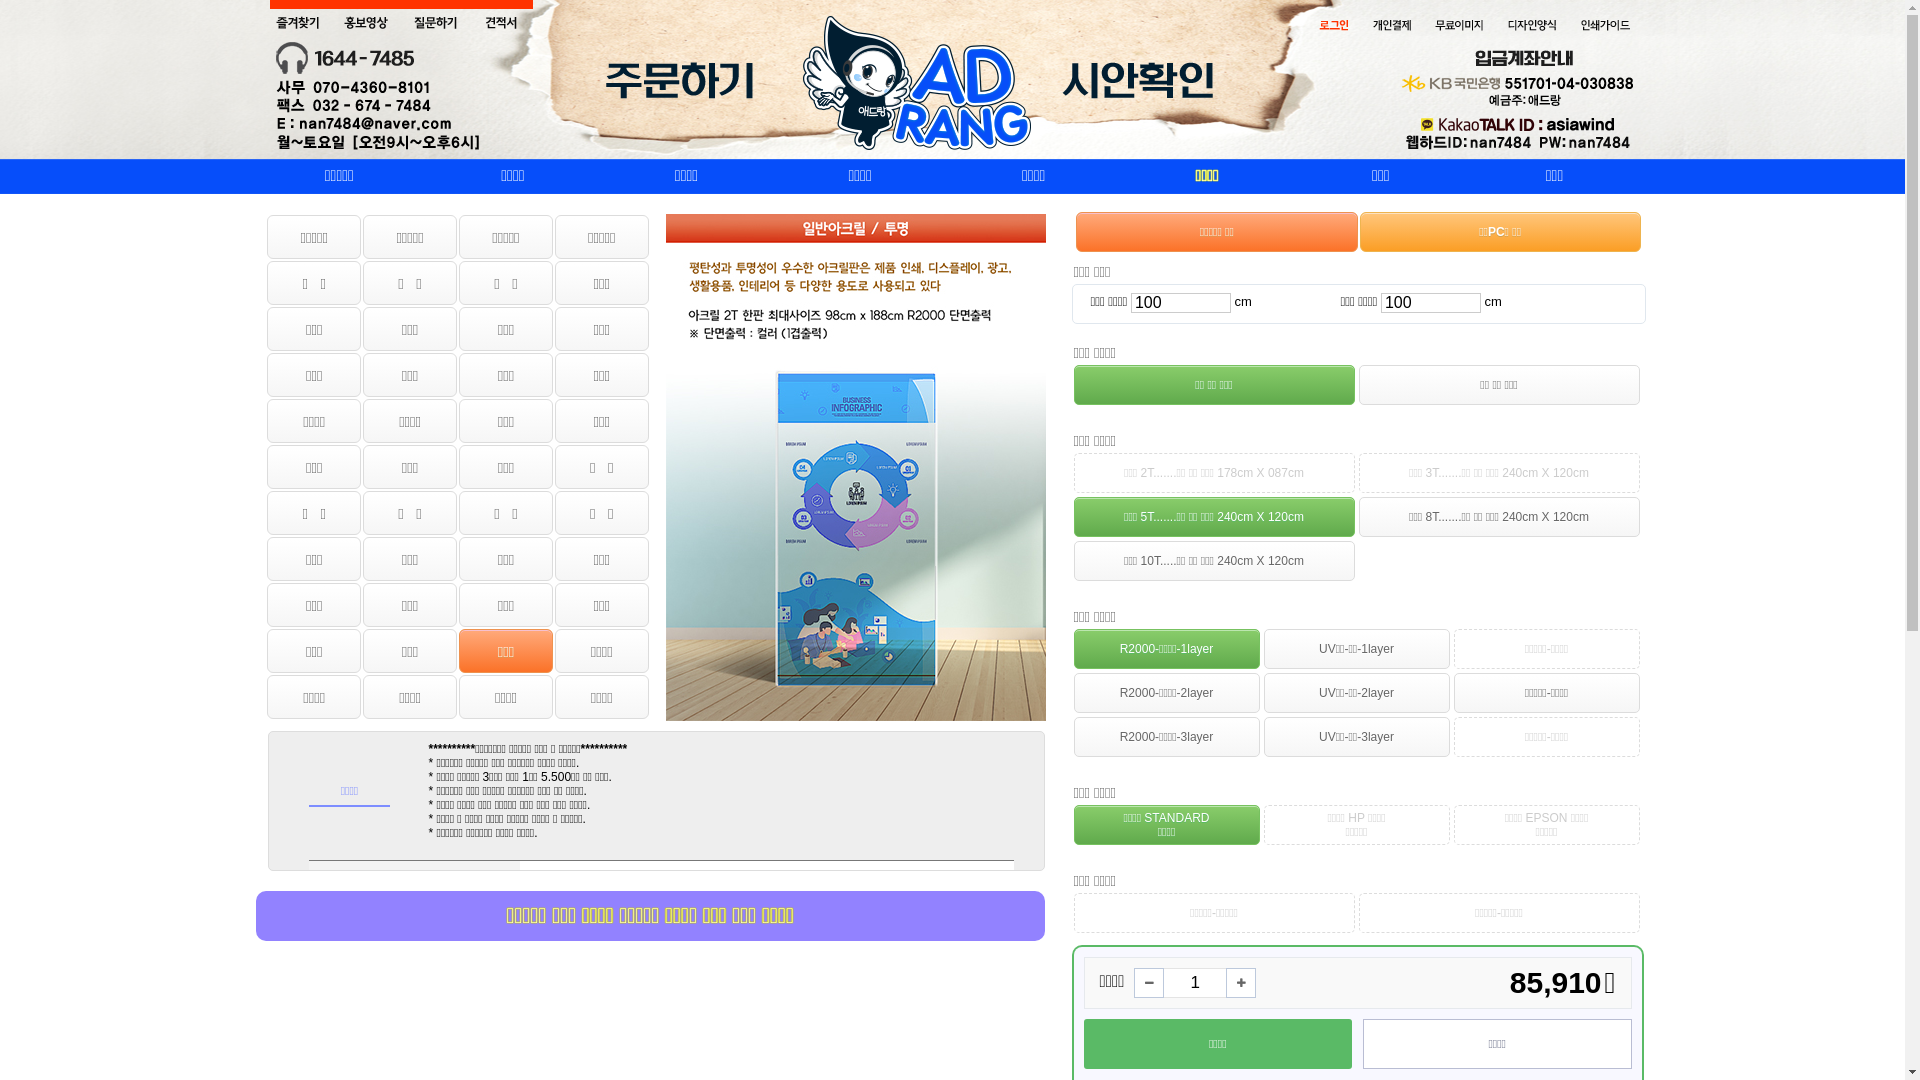  What do you see at coordinates (1180, 303) in the screenshot?
I see `'100'` at bounding box center [1180, 303].